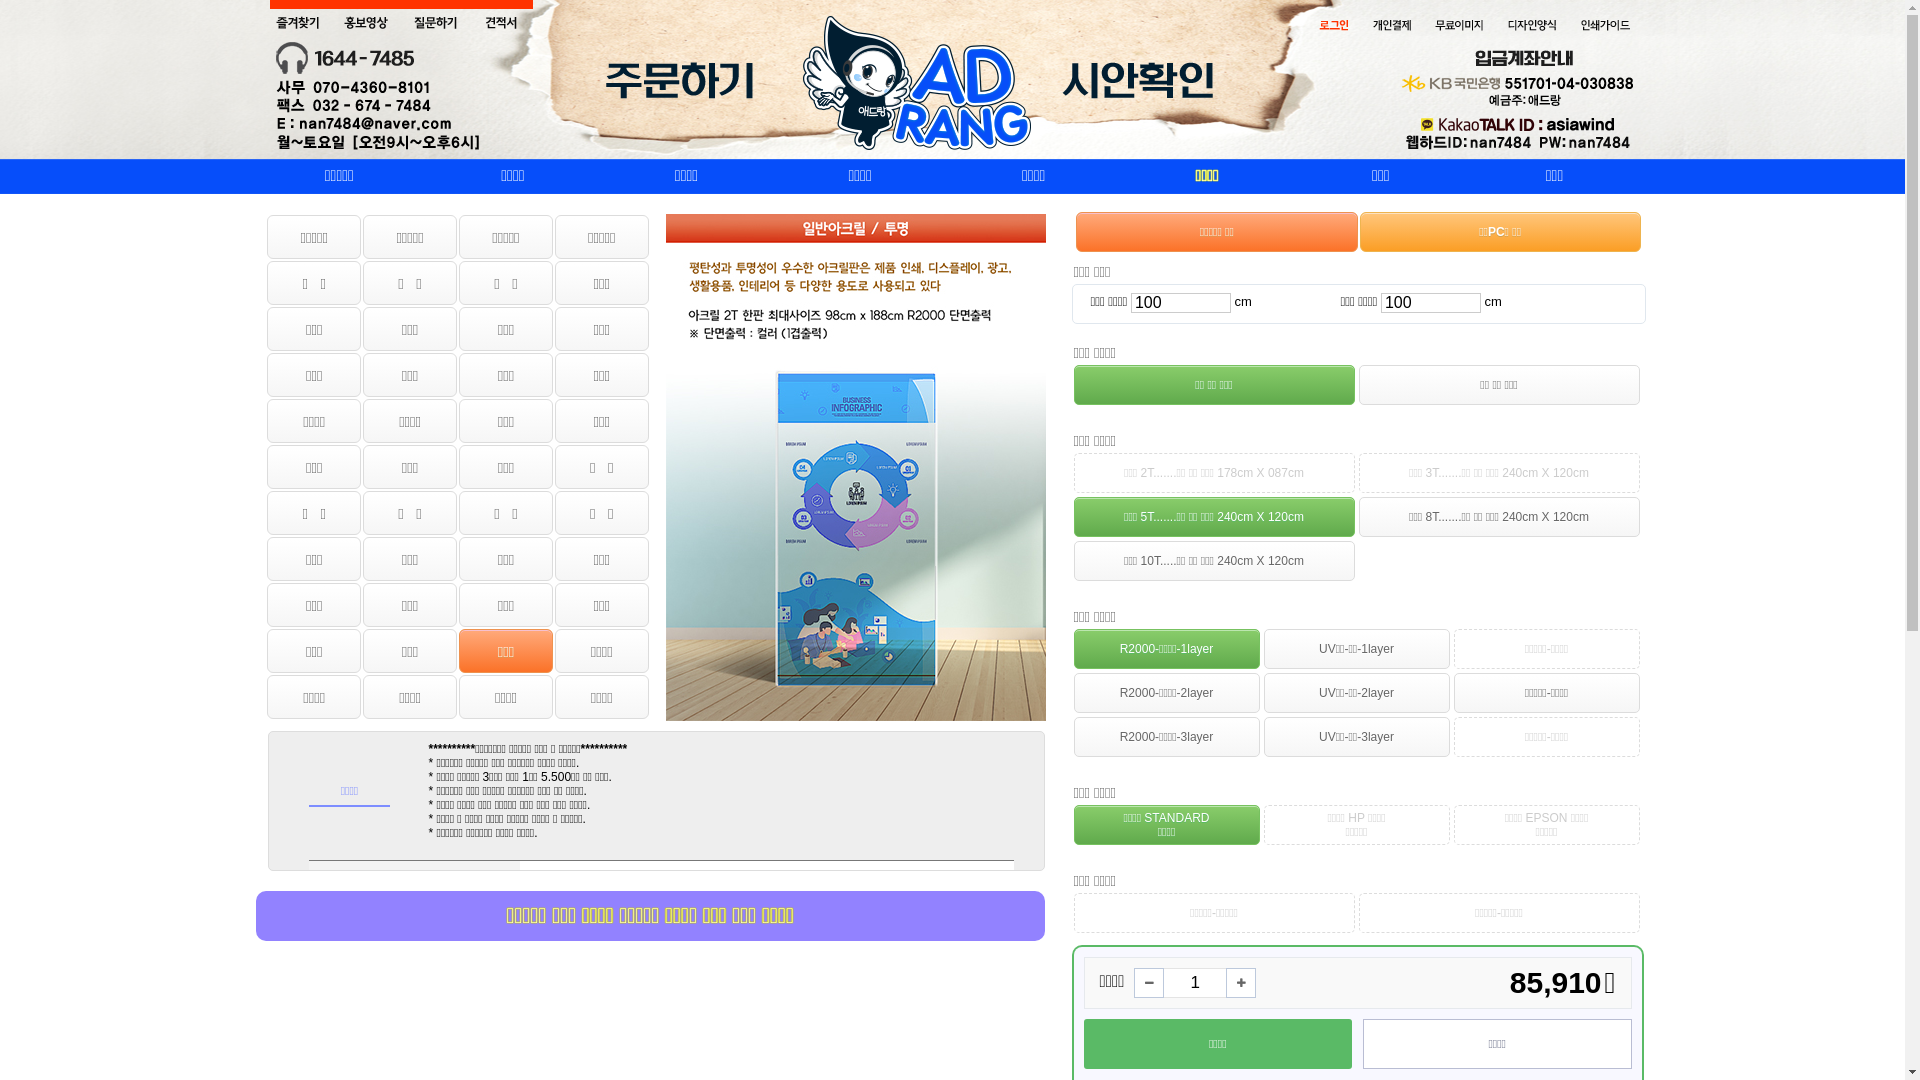  What do you see at coordinates (1180, 303) in the screenshot?
I see `'100'` at bounding box center [1180, 303].